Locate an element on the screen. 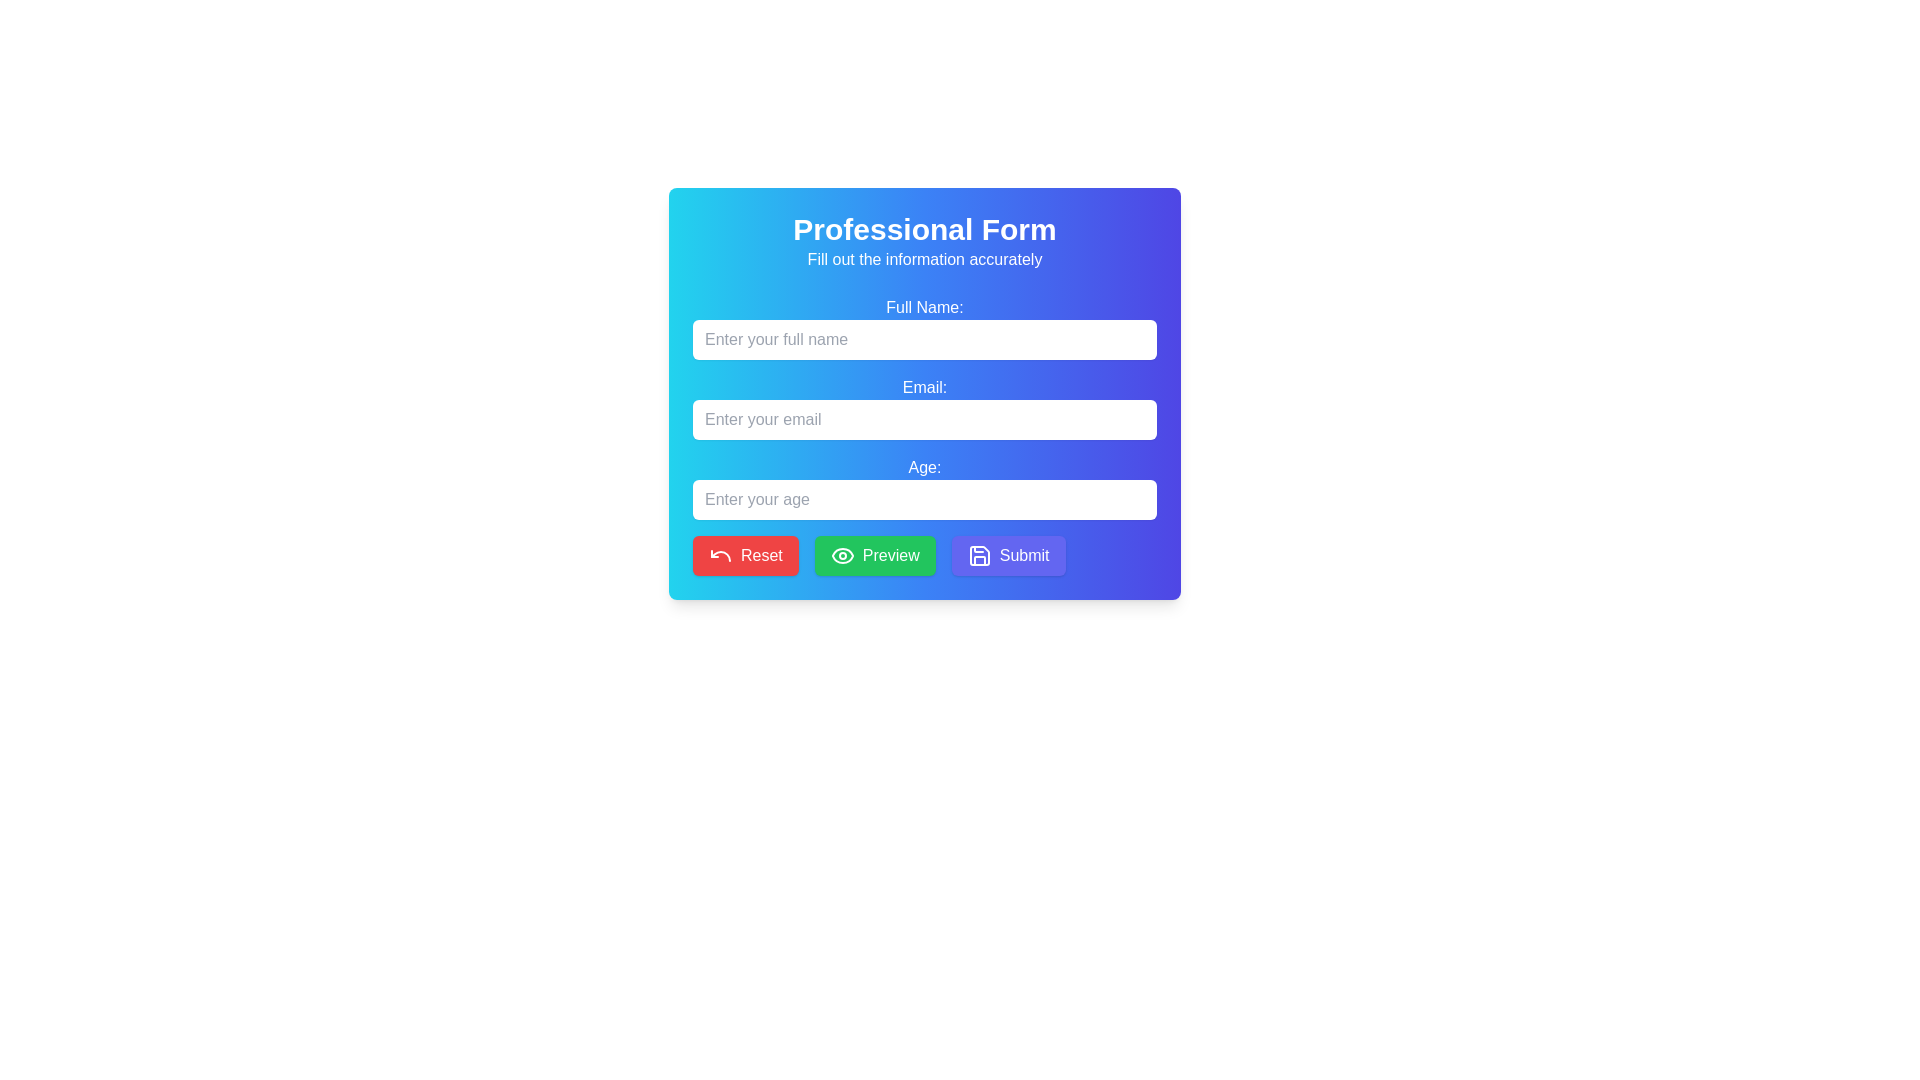  the informational static text located directly below the 'Professional Form' header, which advises users to provide correct details in the form fields is located at coordinates (924, 258).